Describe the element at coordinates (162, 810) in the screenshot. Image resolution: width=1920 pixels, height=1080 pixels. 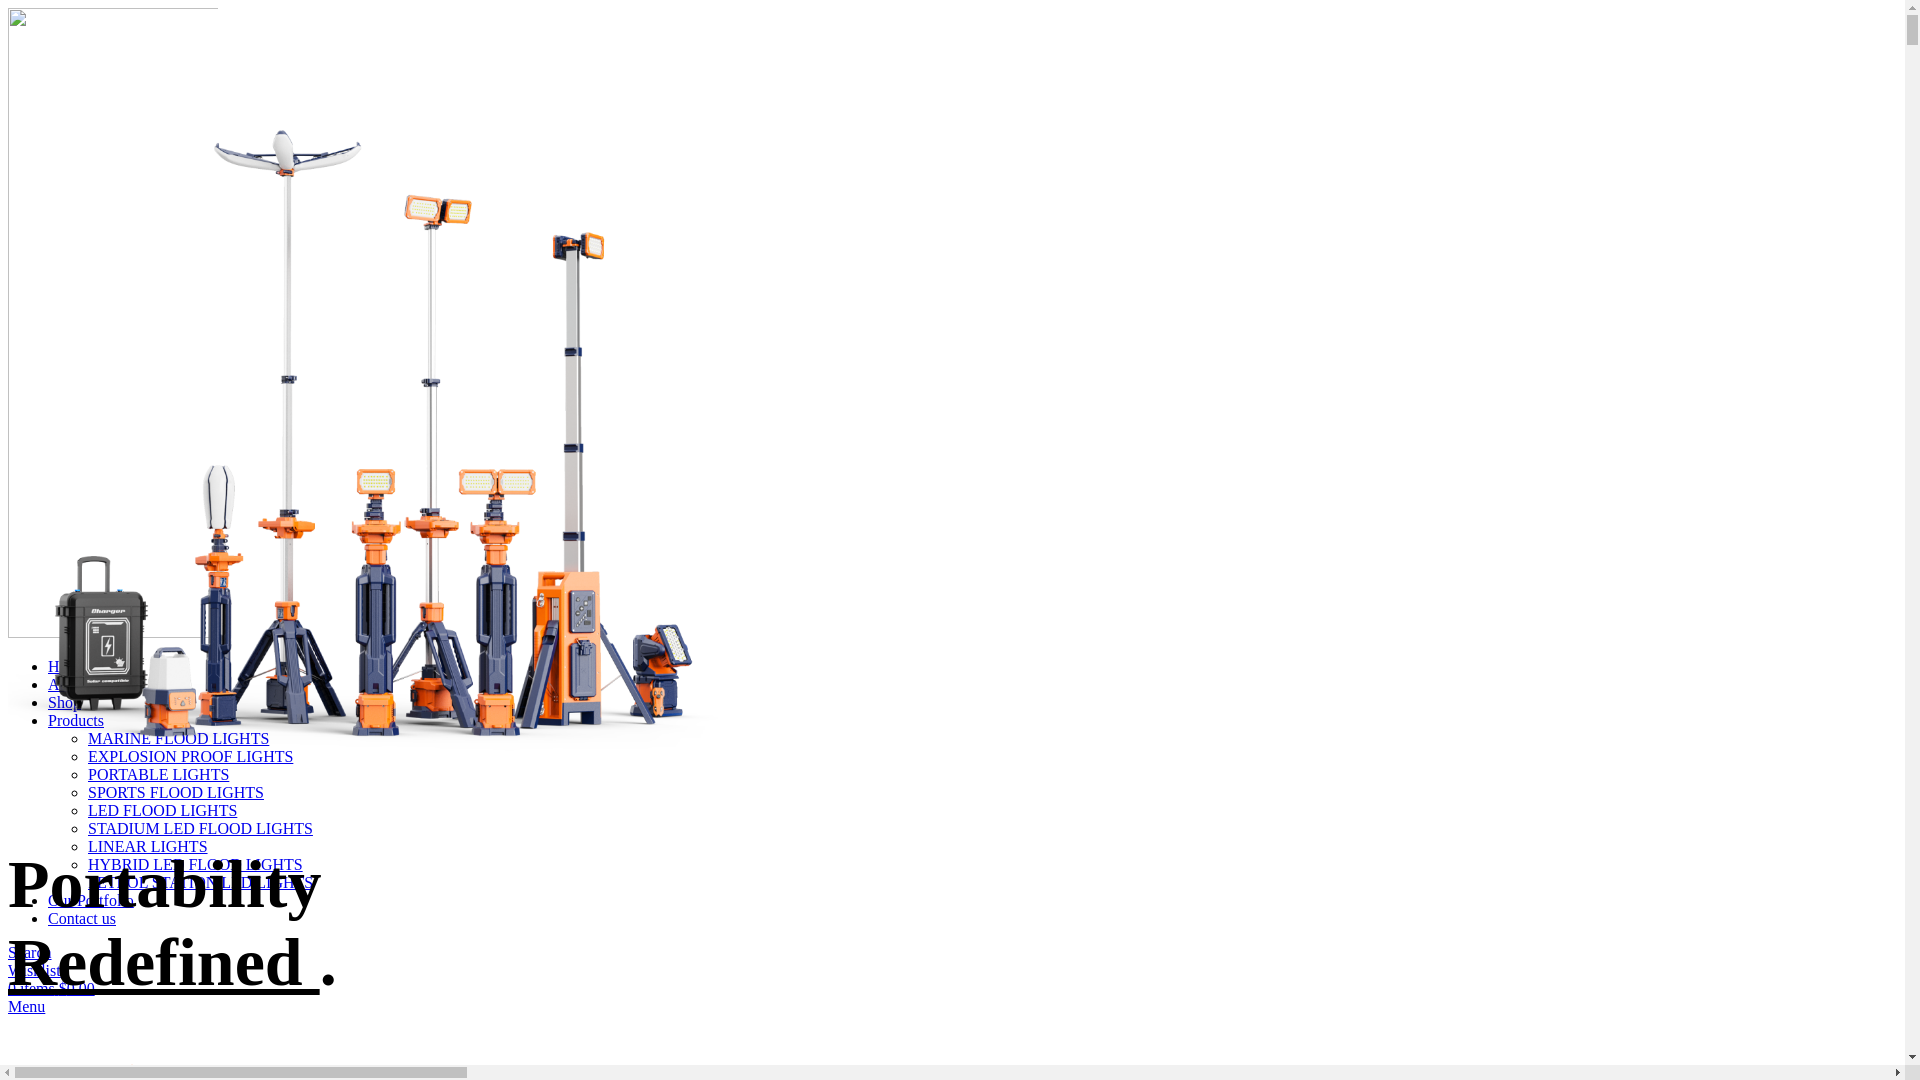
I see `'LED FLOOD LIGHTS'` at that location.